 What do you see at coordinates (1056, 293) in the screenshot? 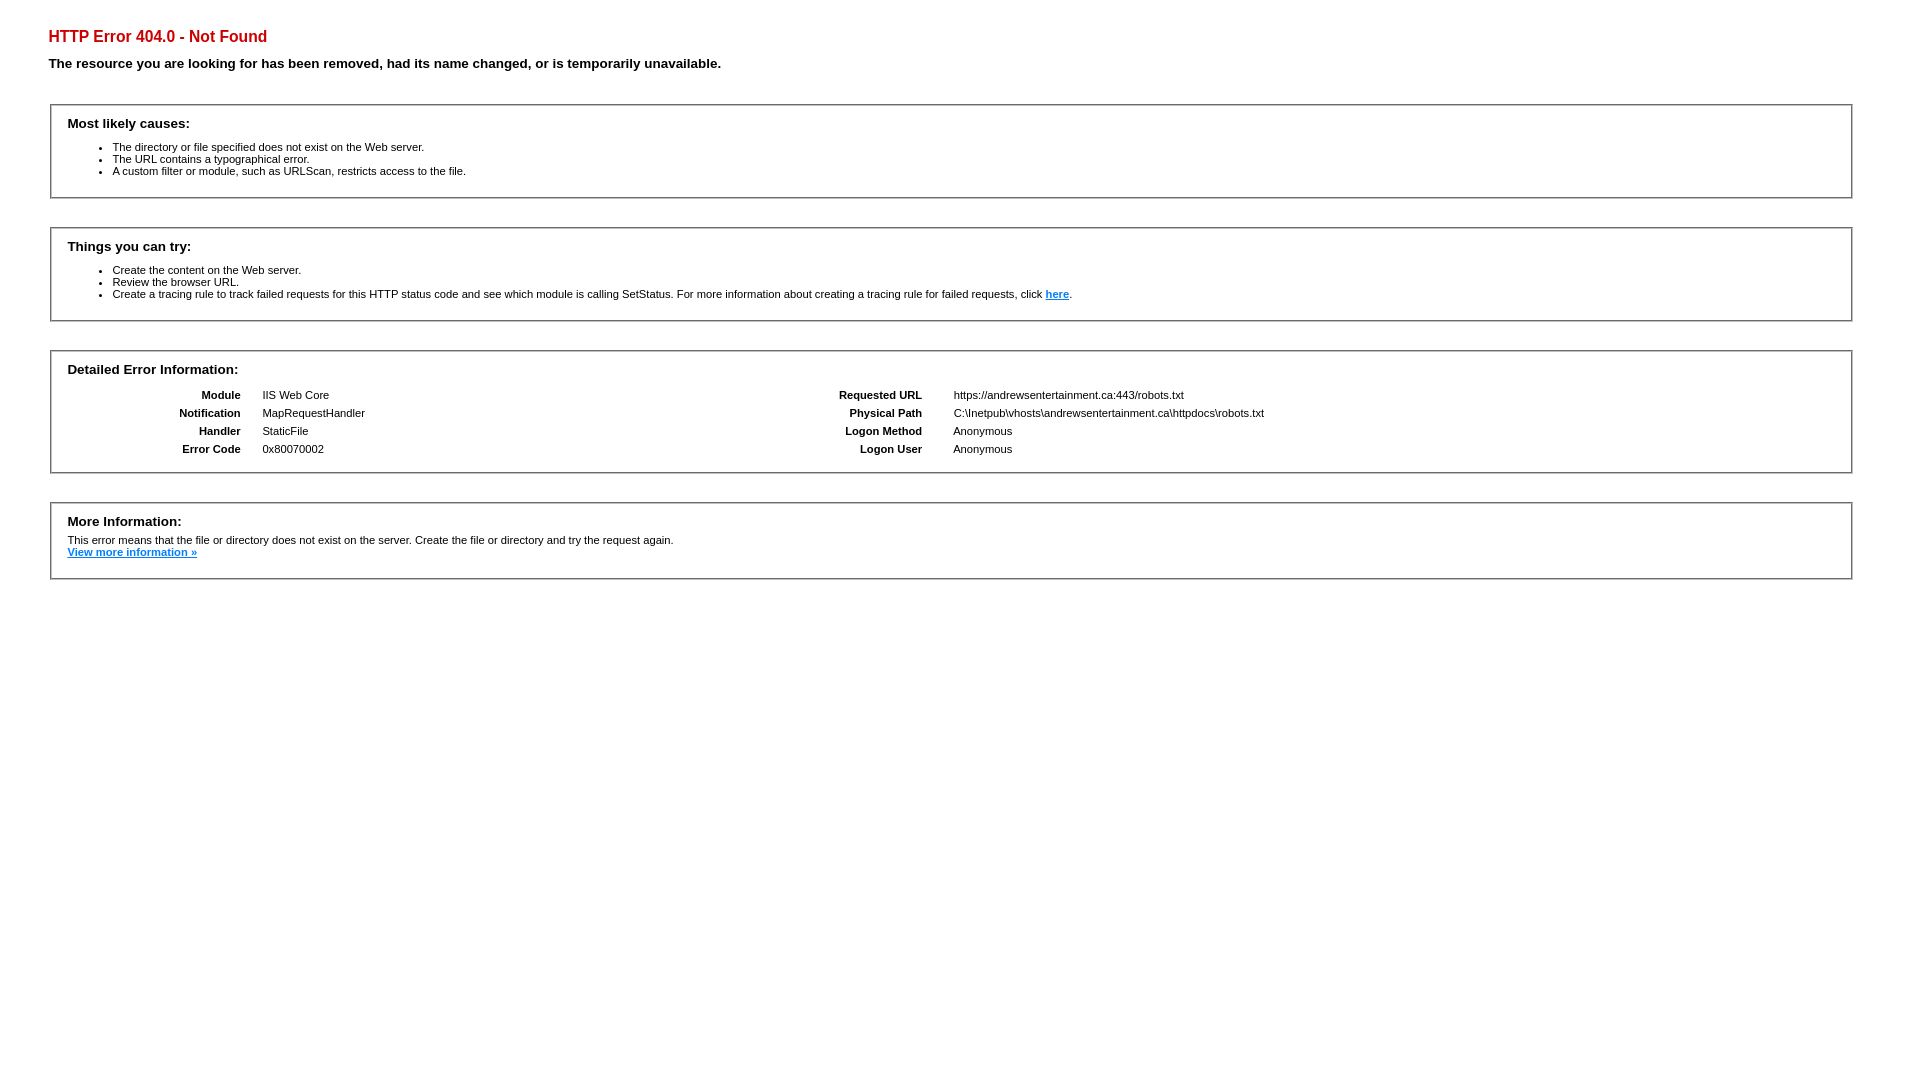
I see `'here'` at bounding box center [1056, 293].